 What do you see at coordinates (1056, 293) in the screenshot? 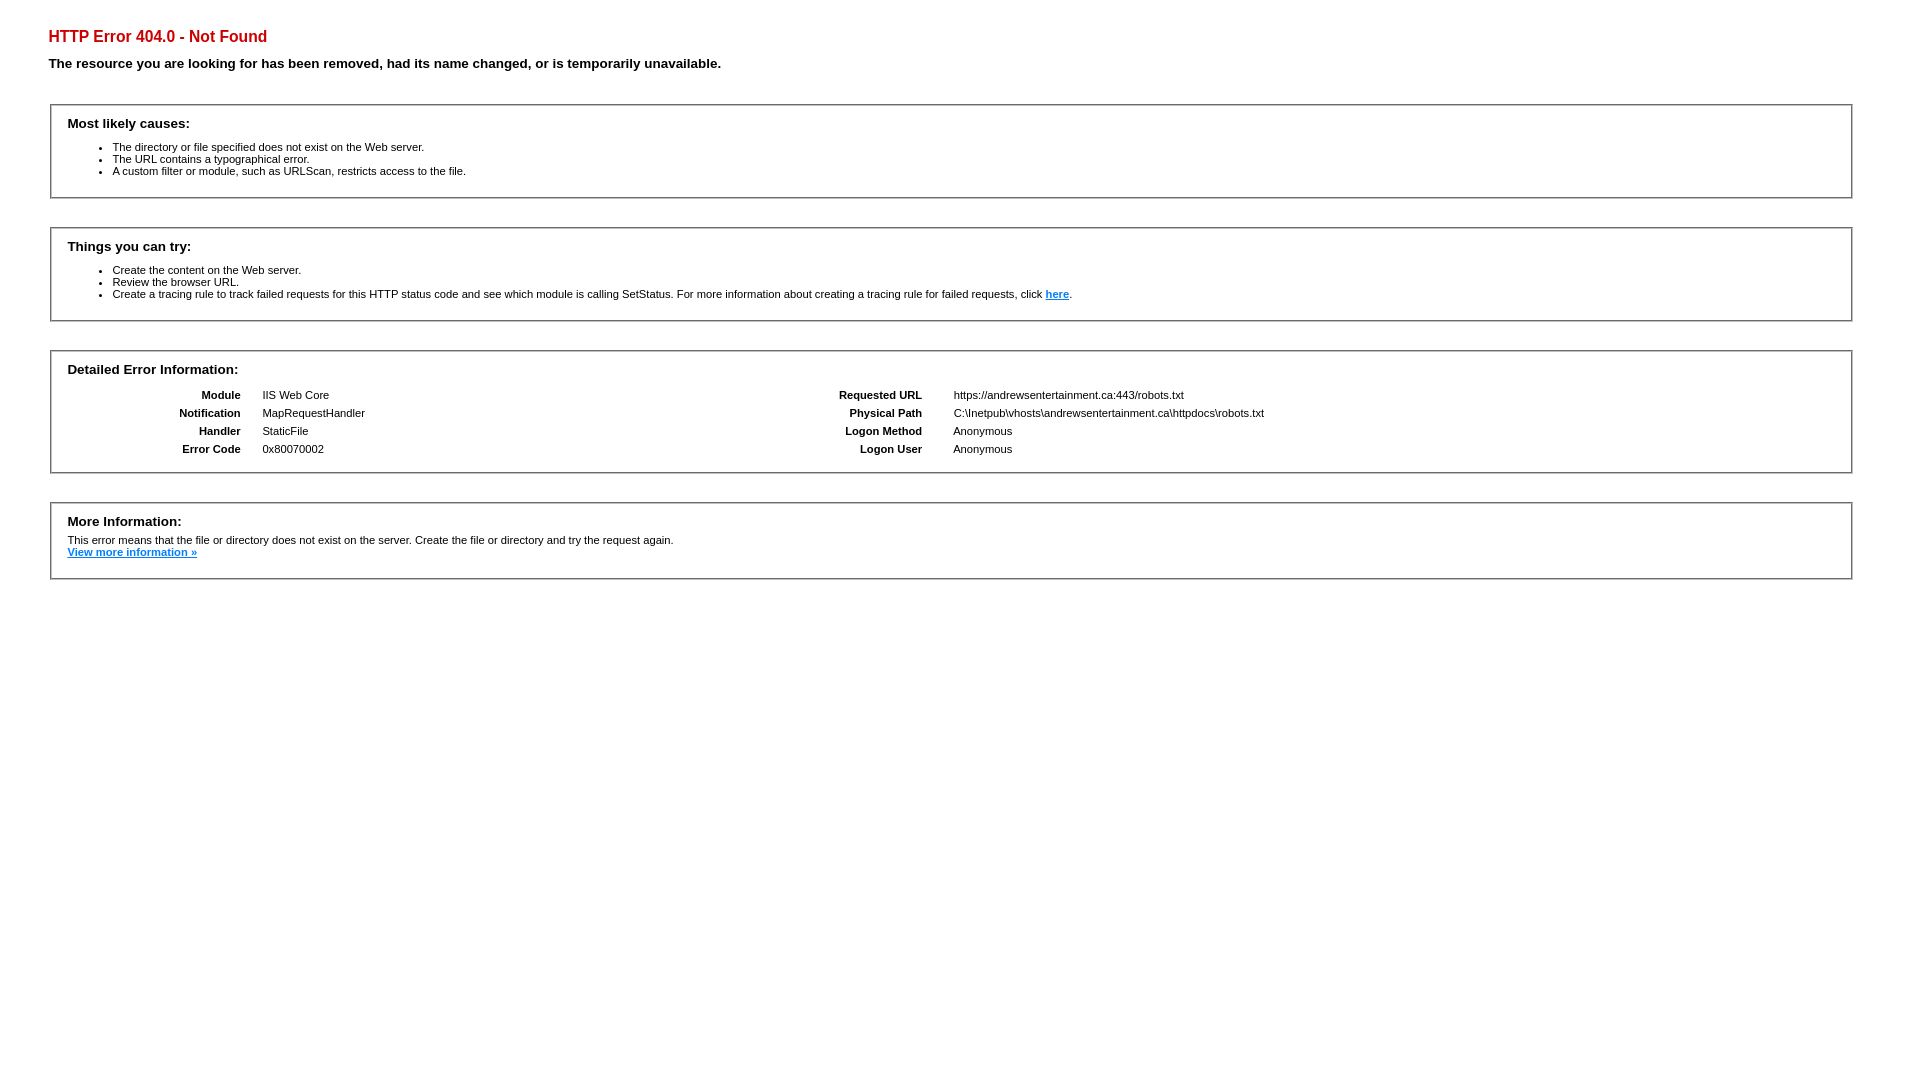
I see `'here'` at bounding box center [1056, 293].